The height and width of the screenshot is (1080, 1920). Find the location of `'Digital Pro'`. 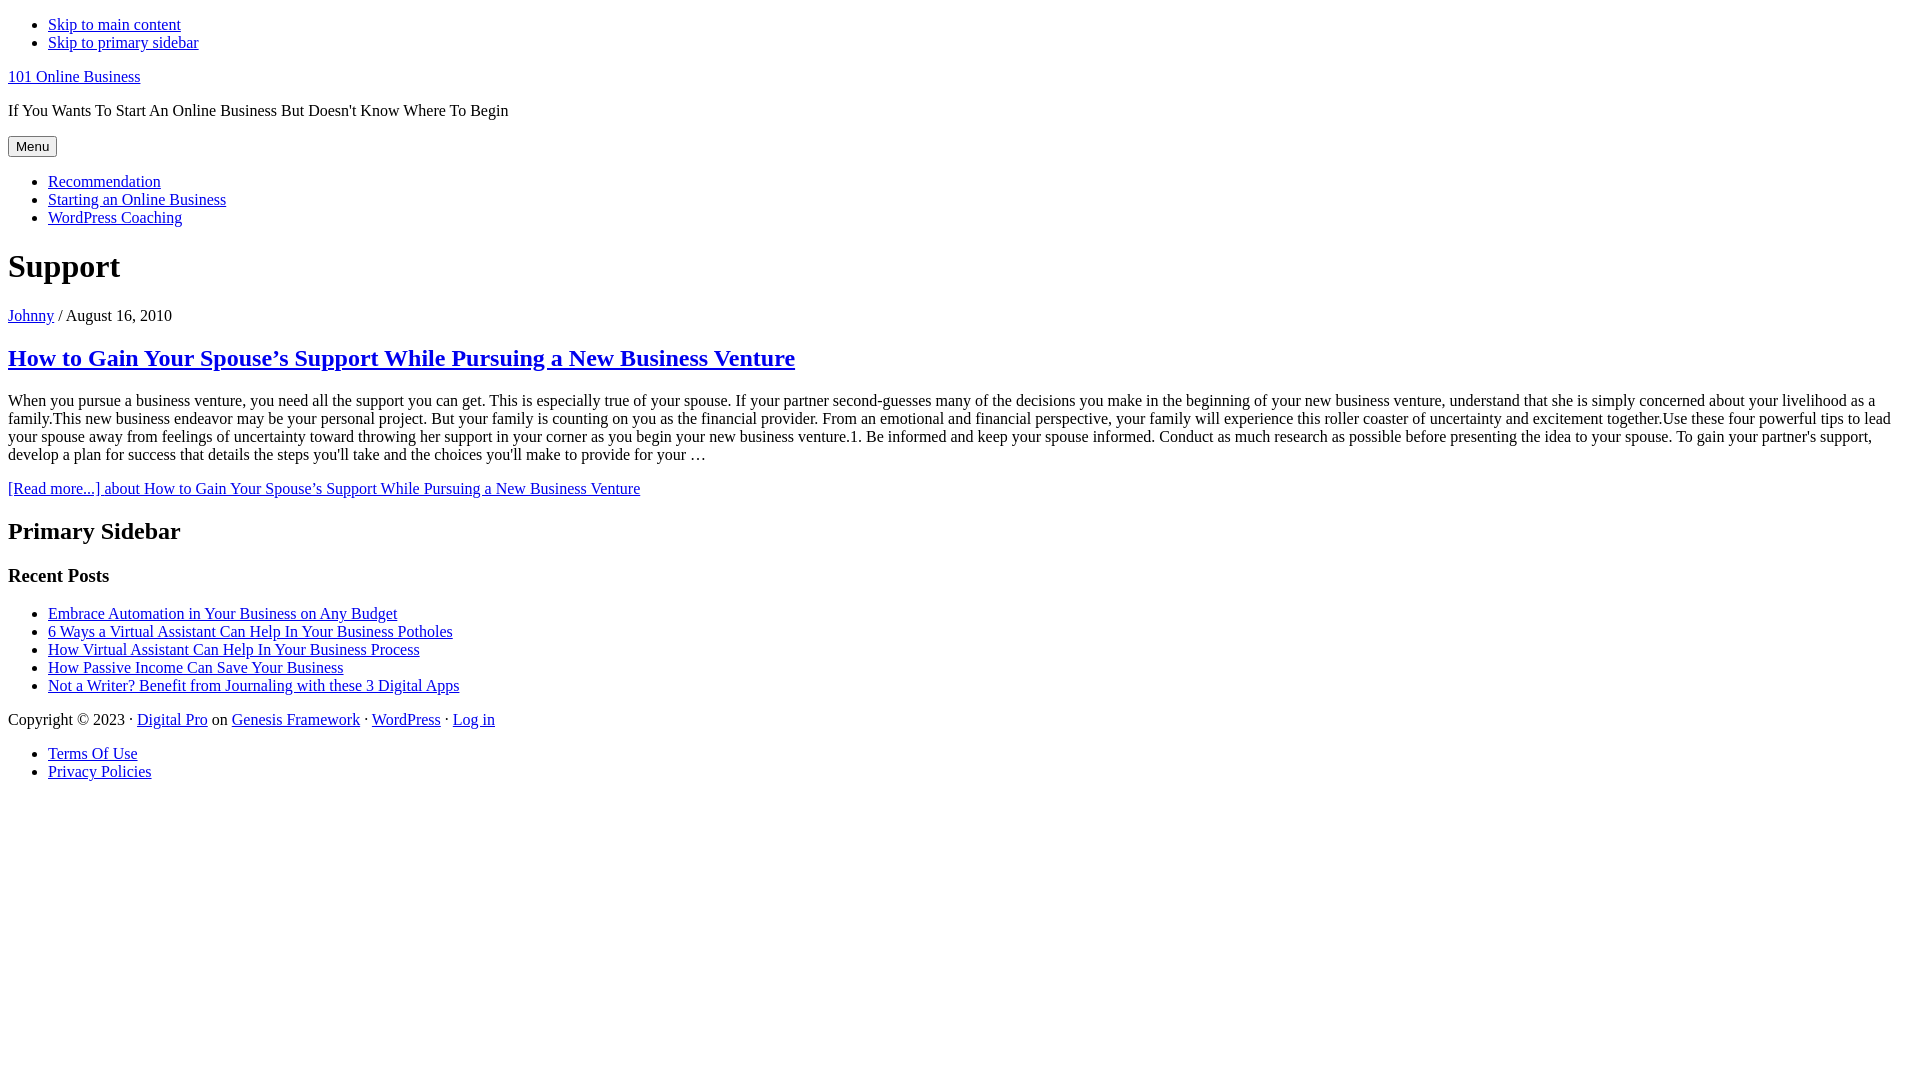

'Digital Pro' is located at coordinates (172, 718).